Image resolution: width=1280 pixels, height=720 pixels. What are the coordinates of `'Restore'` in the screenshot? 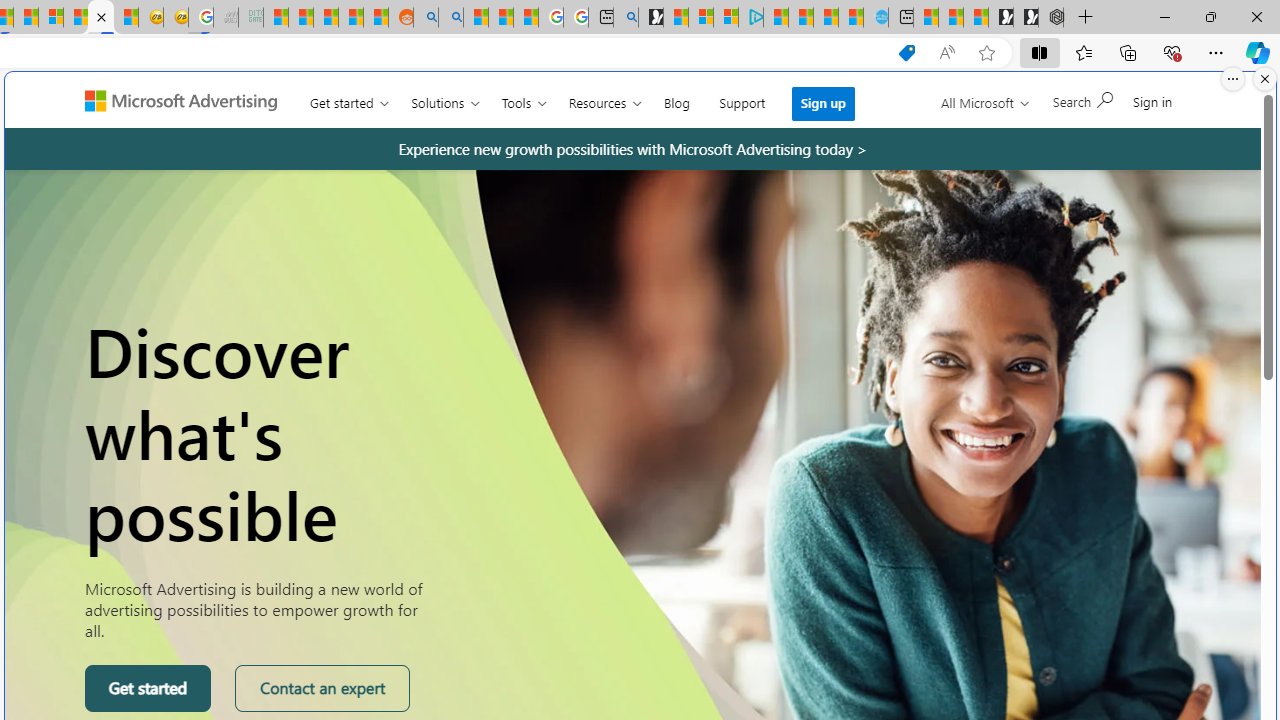 It's located at (1209, 16).